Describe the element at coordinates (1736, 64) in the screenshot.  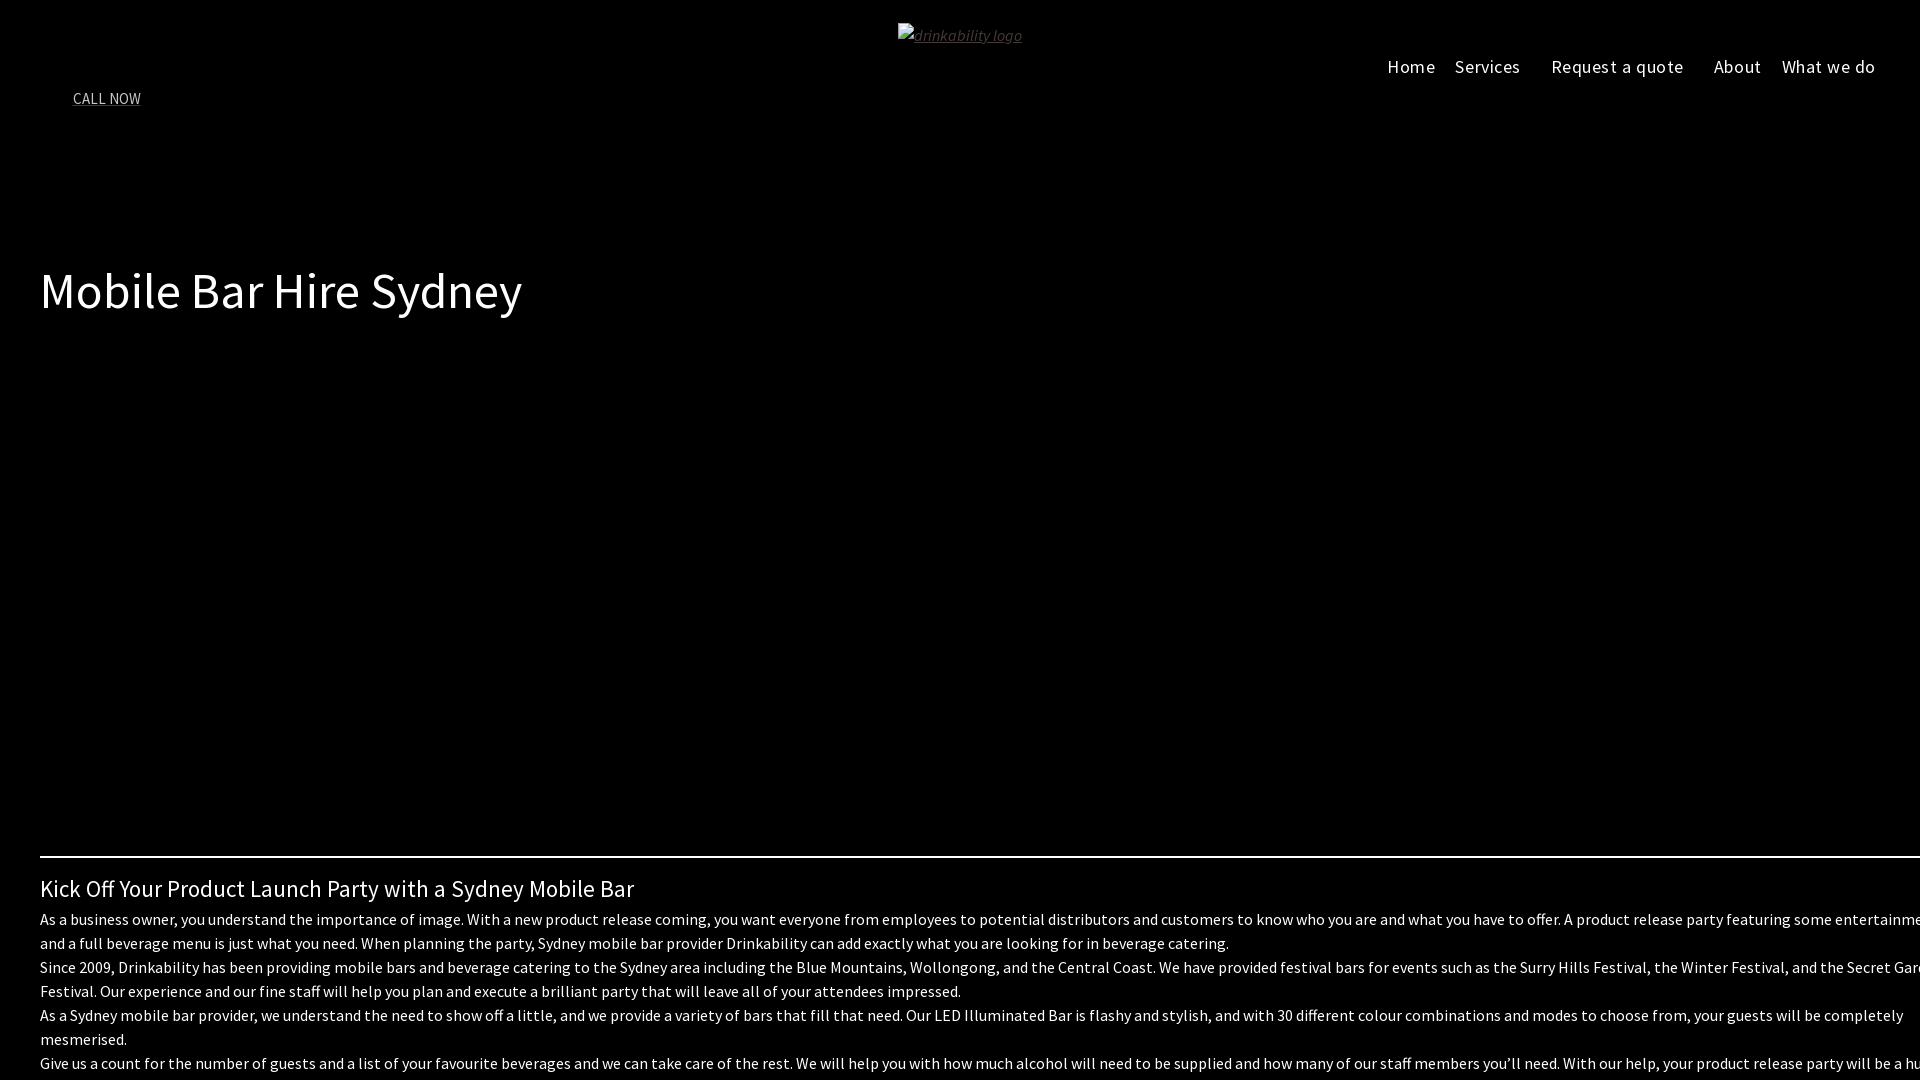
I see `'About'` at that location.